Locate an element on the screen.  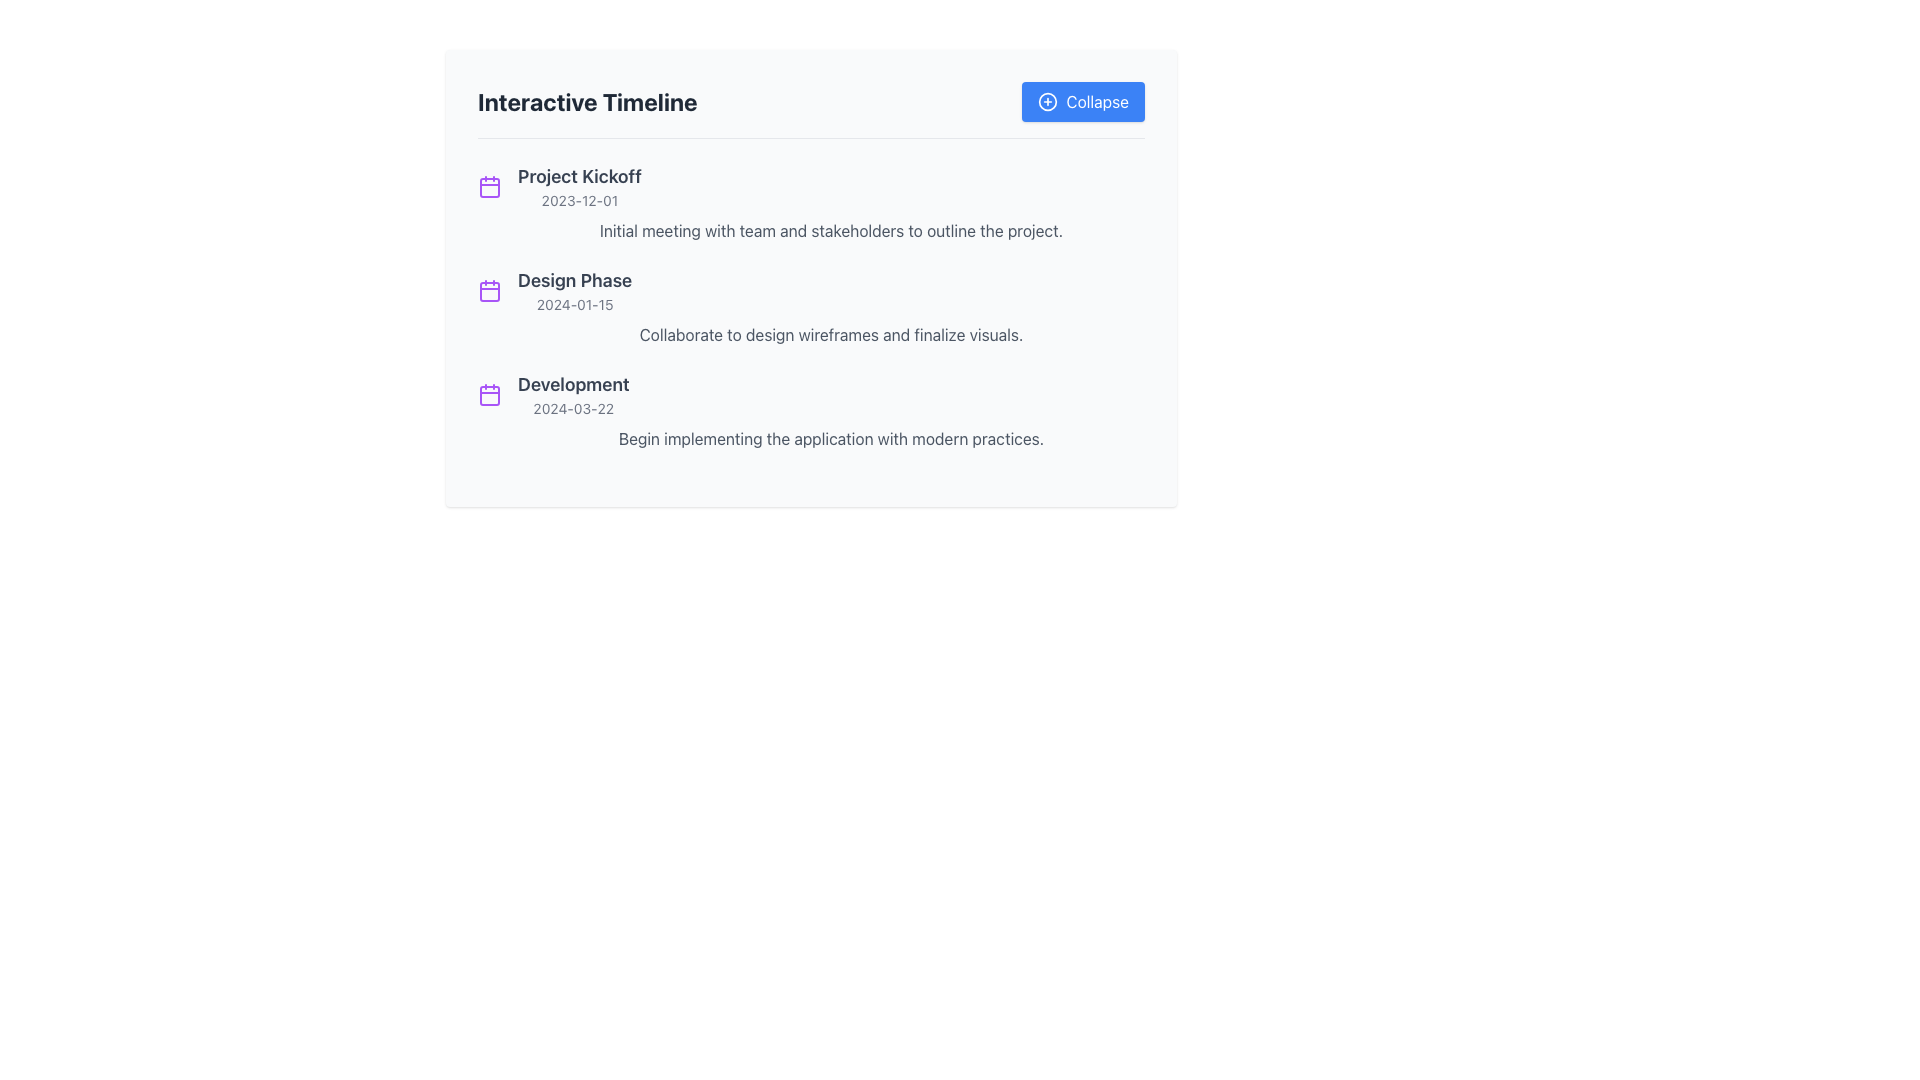
the central rectangular section of the calendar icon that represents the 'Design Phase' timeline entry is located at coordinates (489, 292).